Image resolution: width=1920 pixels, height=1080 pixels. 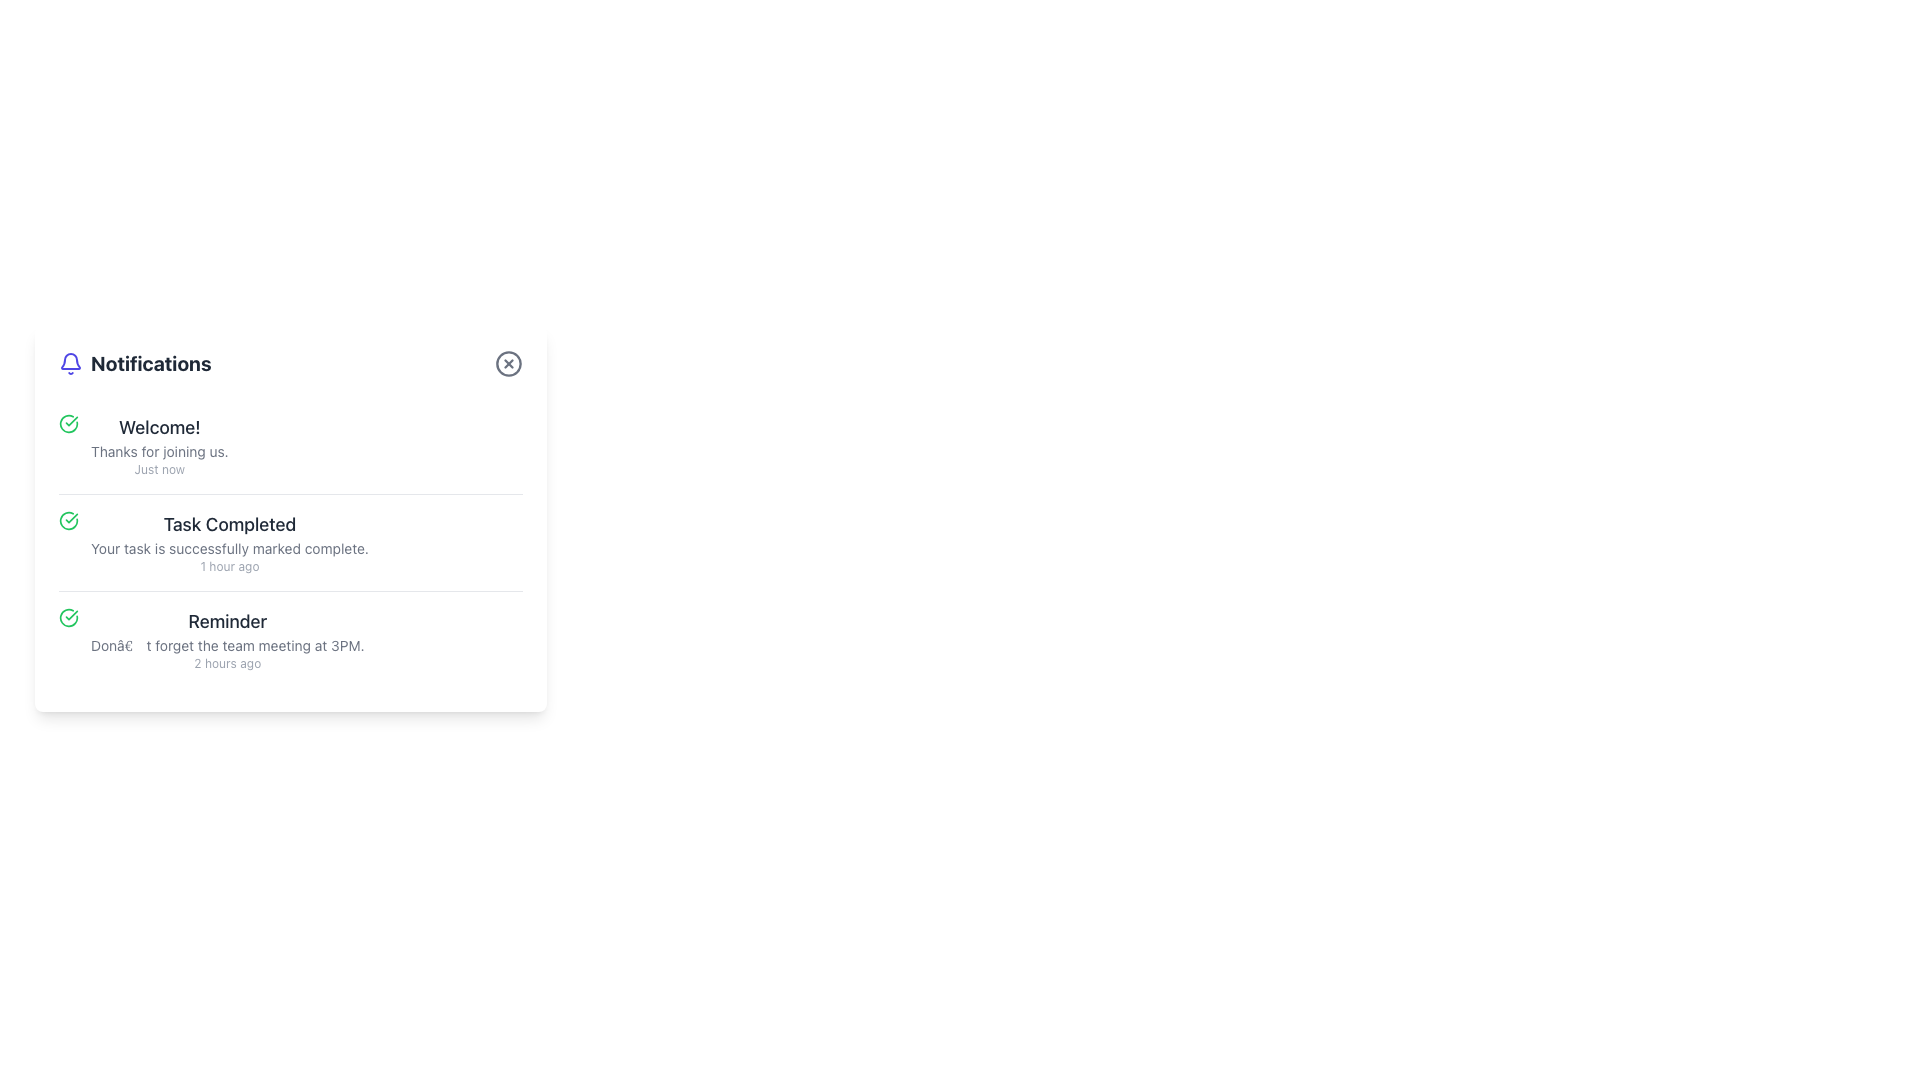 I want to click on the static notification item that displays the welcome message, positioned at the top of the notifications list, so click(x=290, y=445).